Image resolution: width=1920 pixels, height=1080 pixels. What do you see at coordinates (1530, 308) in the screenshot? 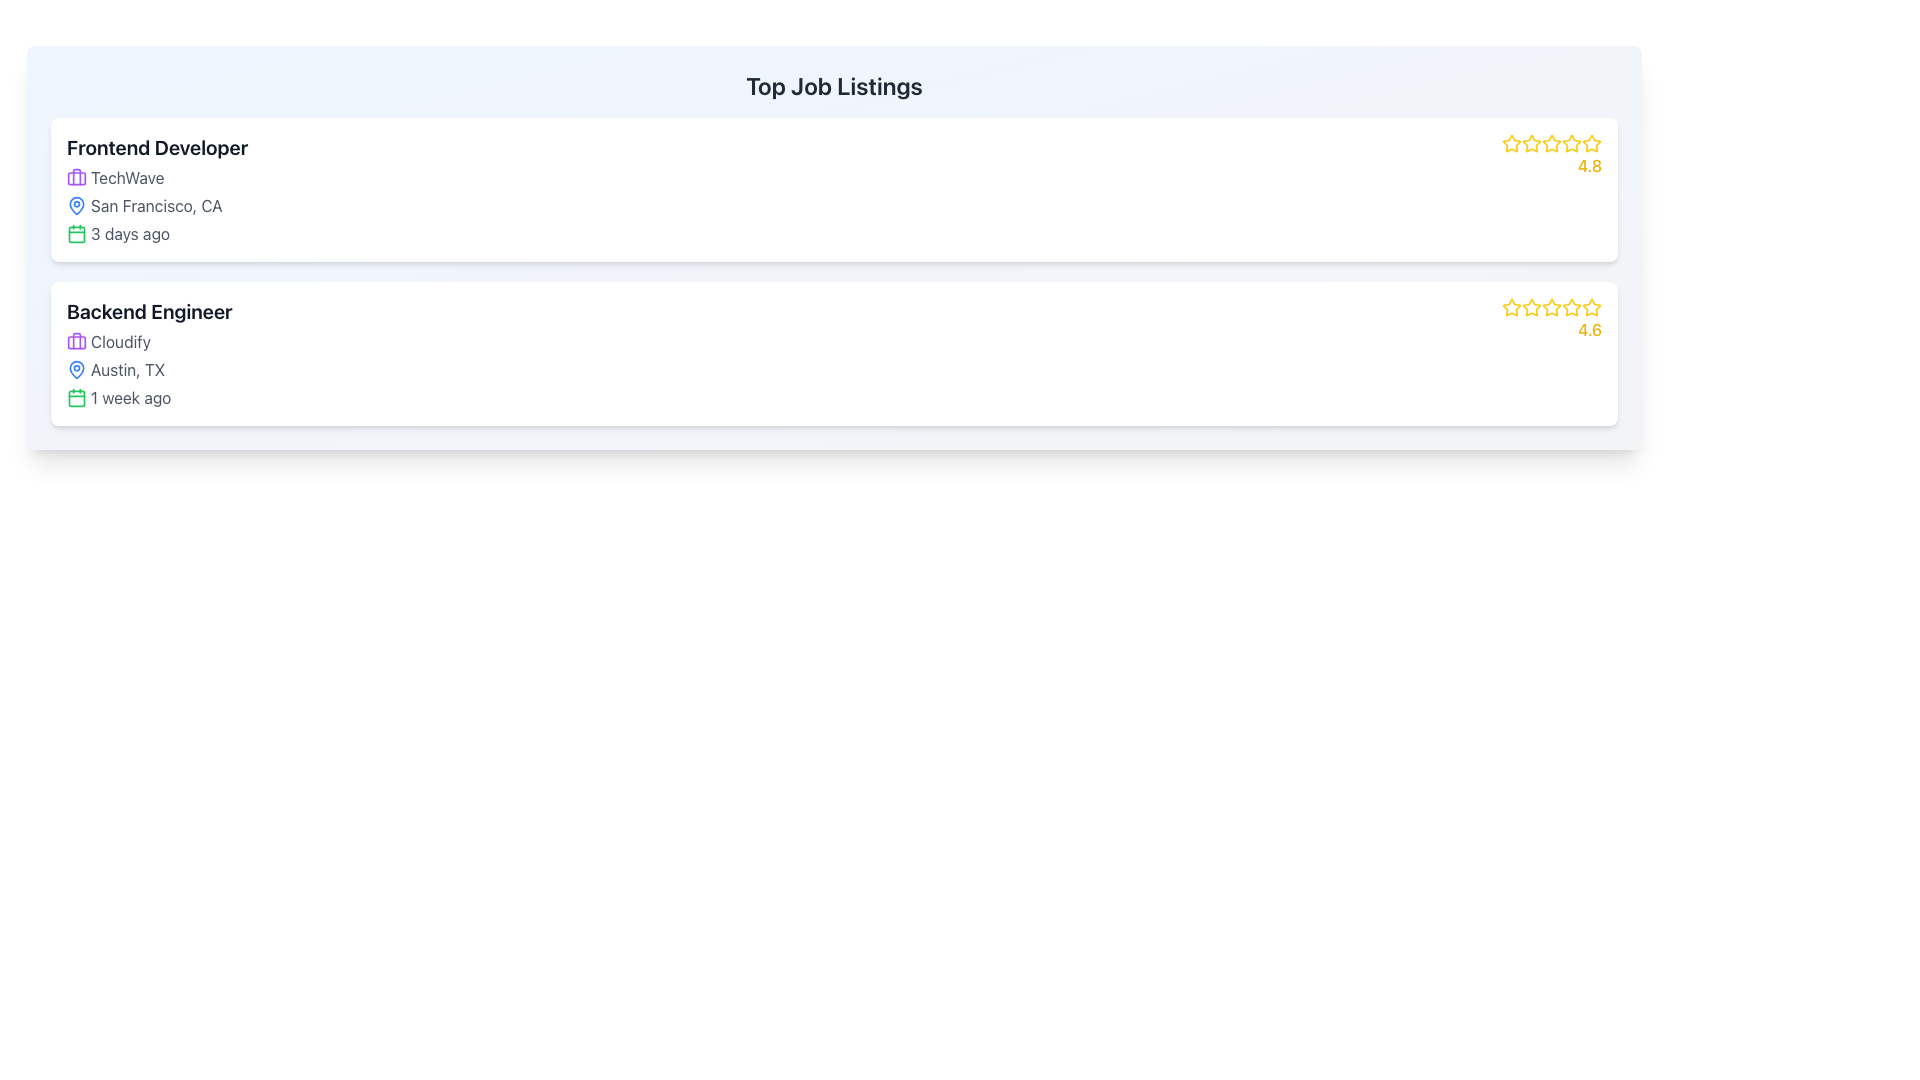
I see `the third star icon in the horizontal row of five stars located in the bottom job listing's rating section` at bounding box center [1530, 308].